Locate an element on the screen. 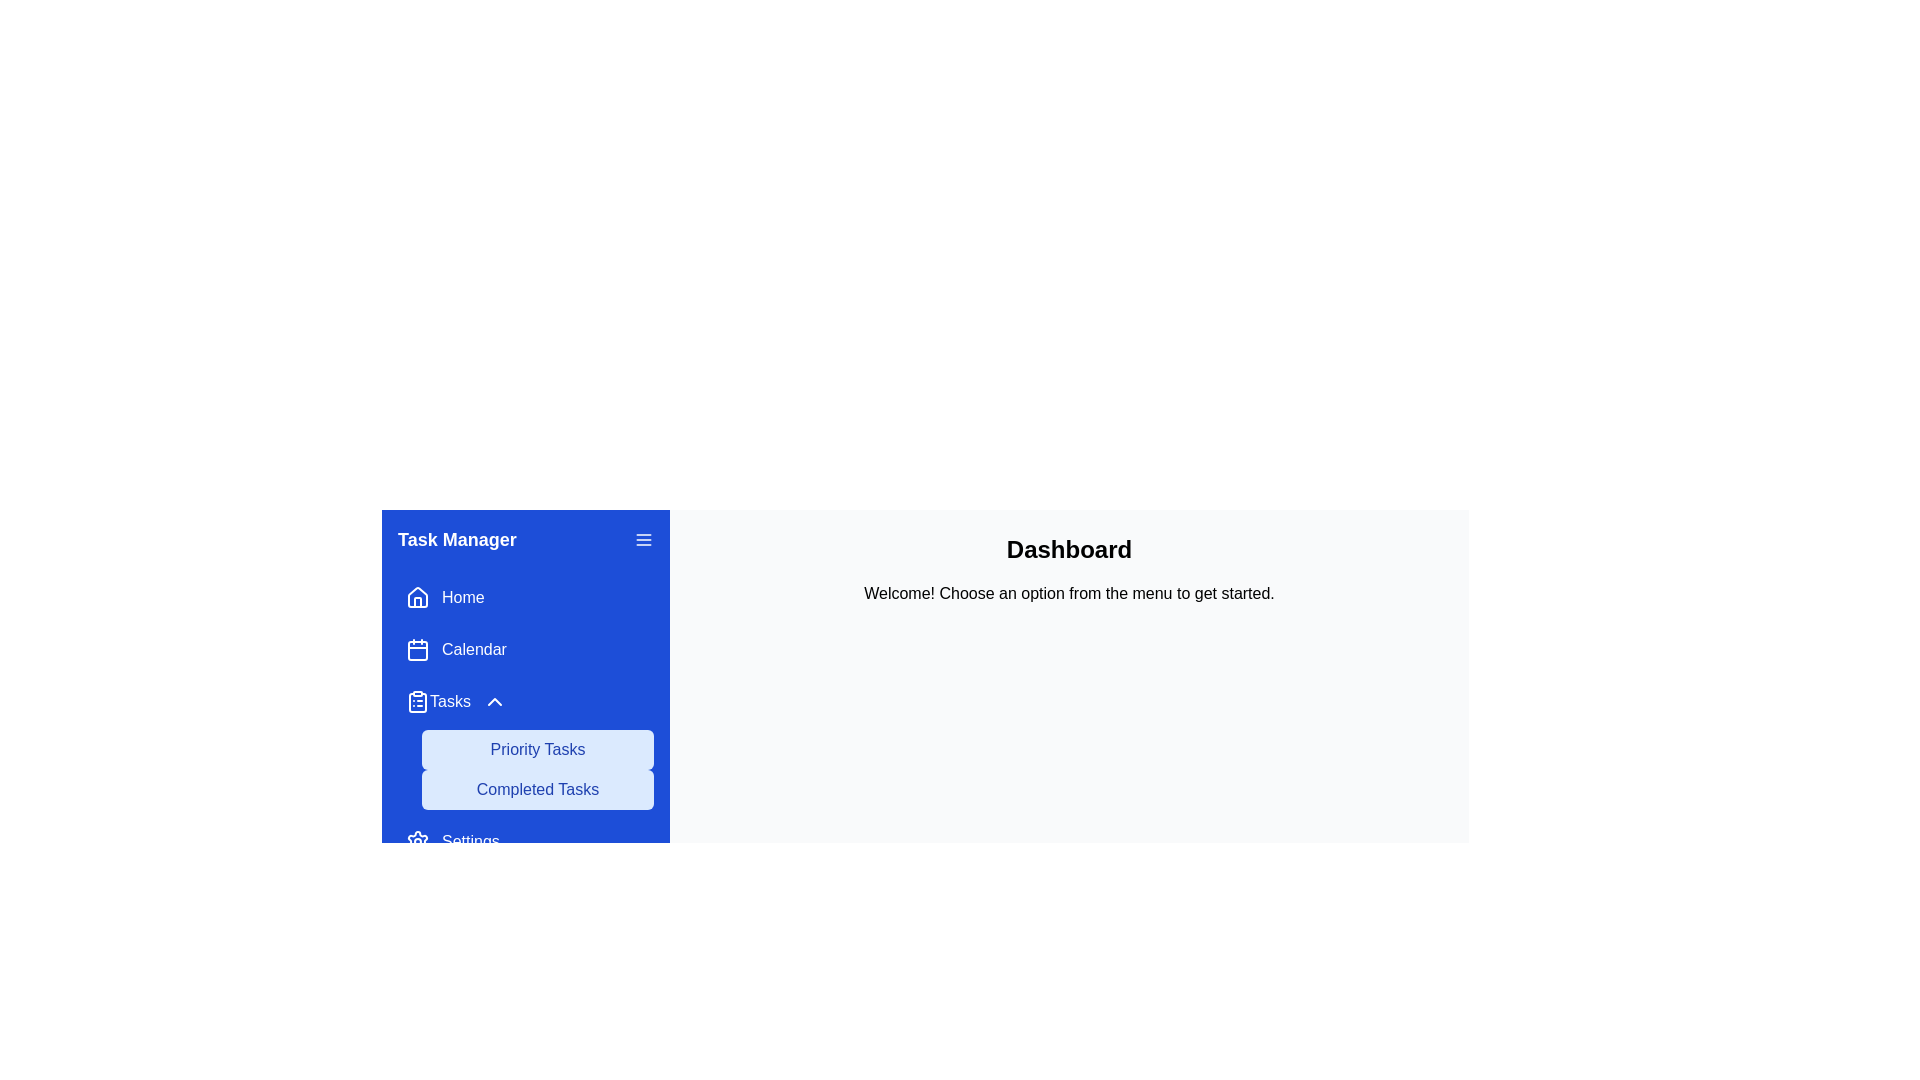 Image resolution: width=1920 pixels, height=1080 pixels. text from the Text Block (Heading) element displaying 'Dashboard', which is styled with bold and large font, located at the top of the main content area is located at coordinates (1068, 550).